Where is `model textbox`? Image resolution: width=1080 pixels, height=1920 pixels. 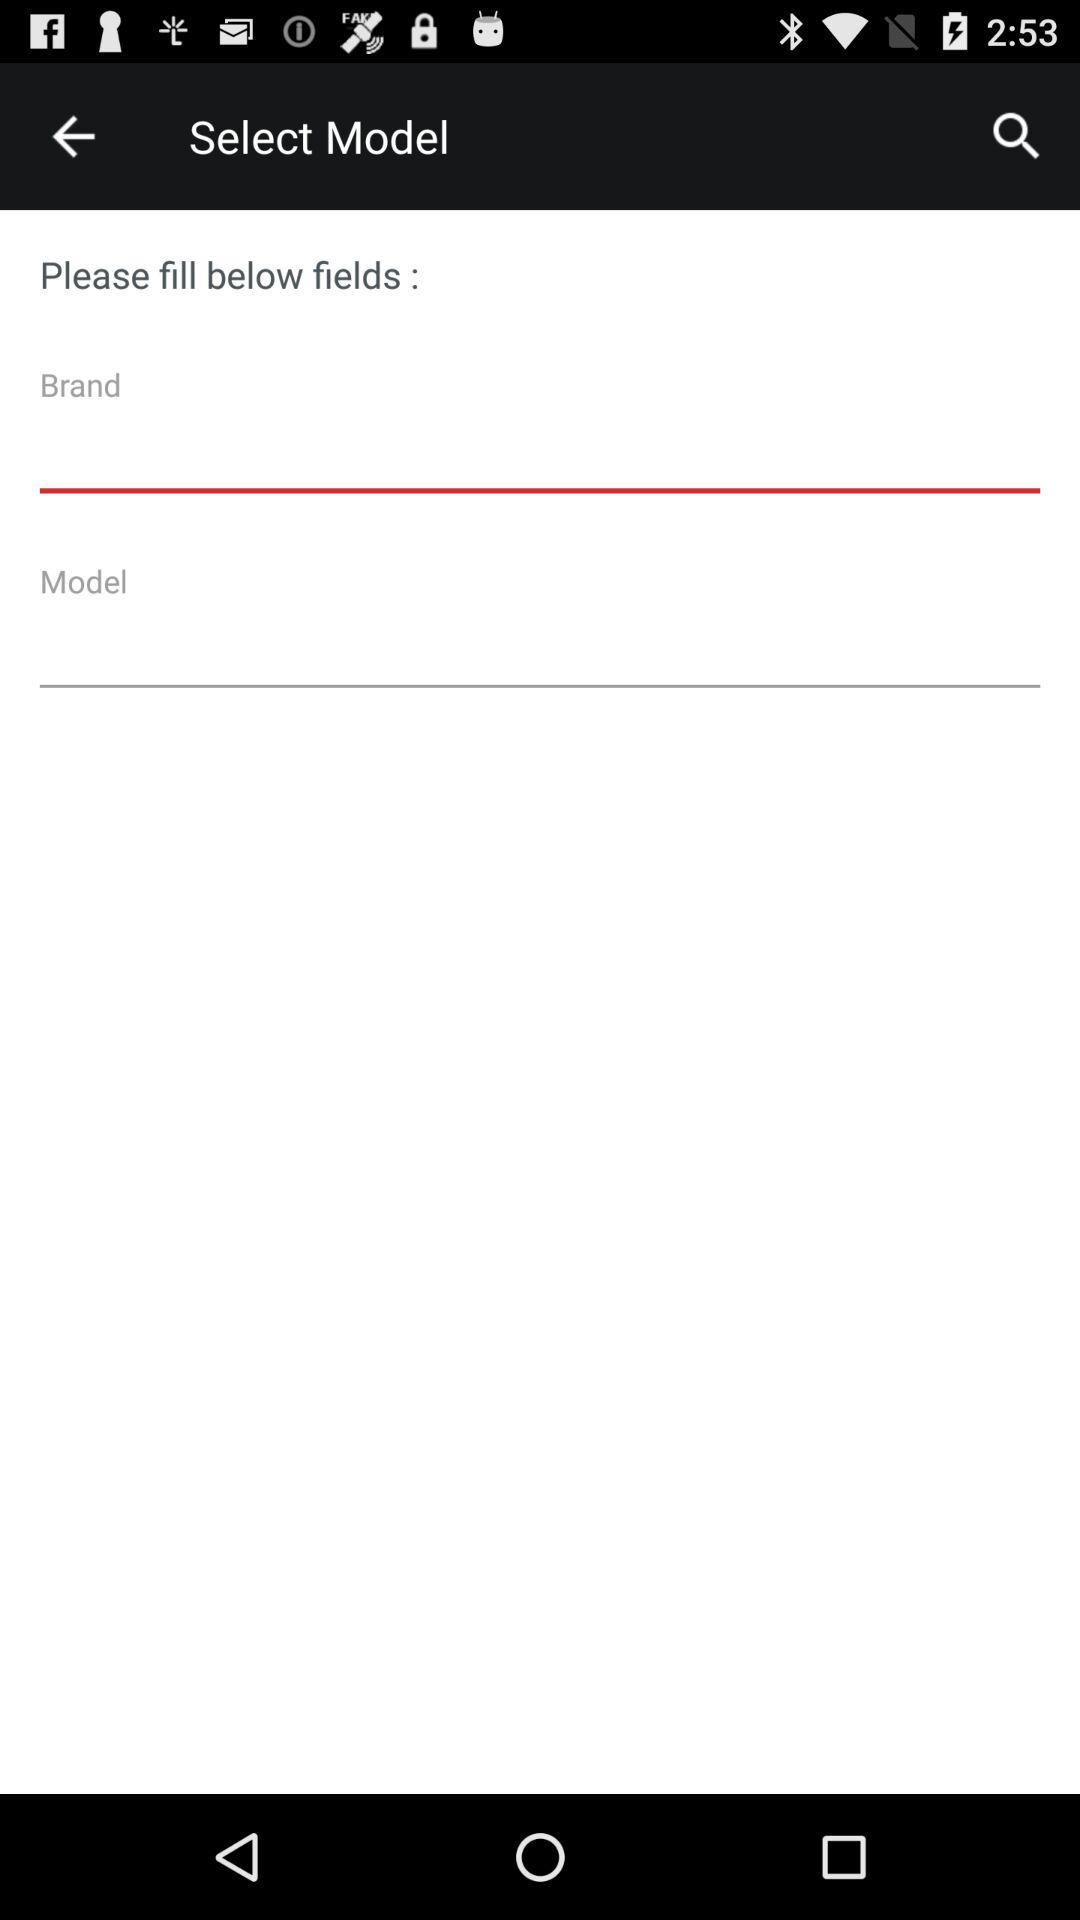 model textbox is located at coordinates (540, 632).